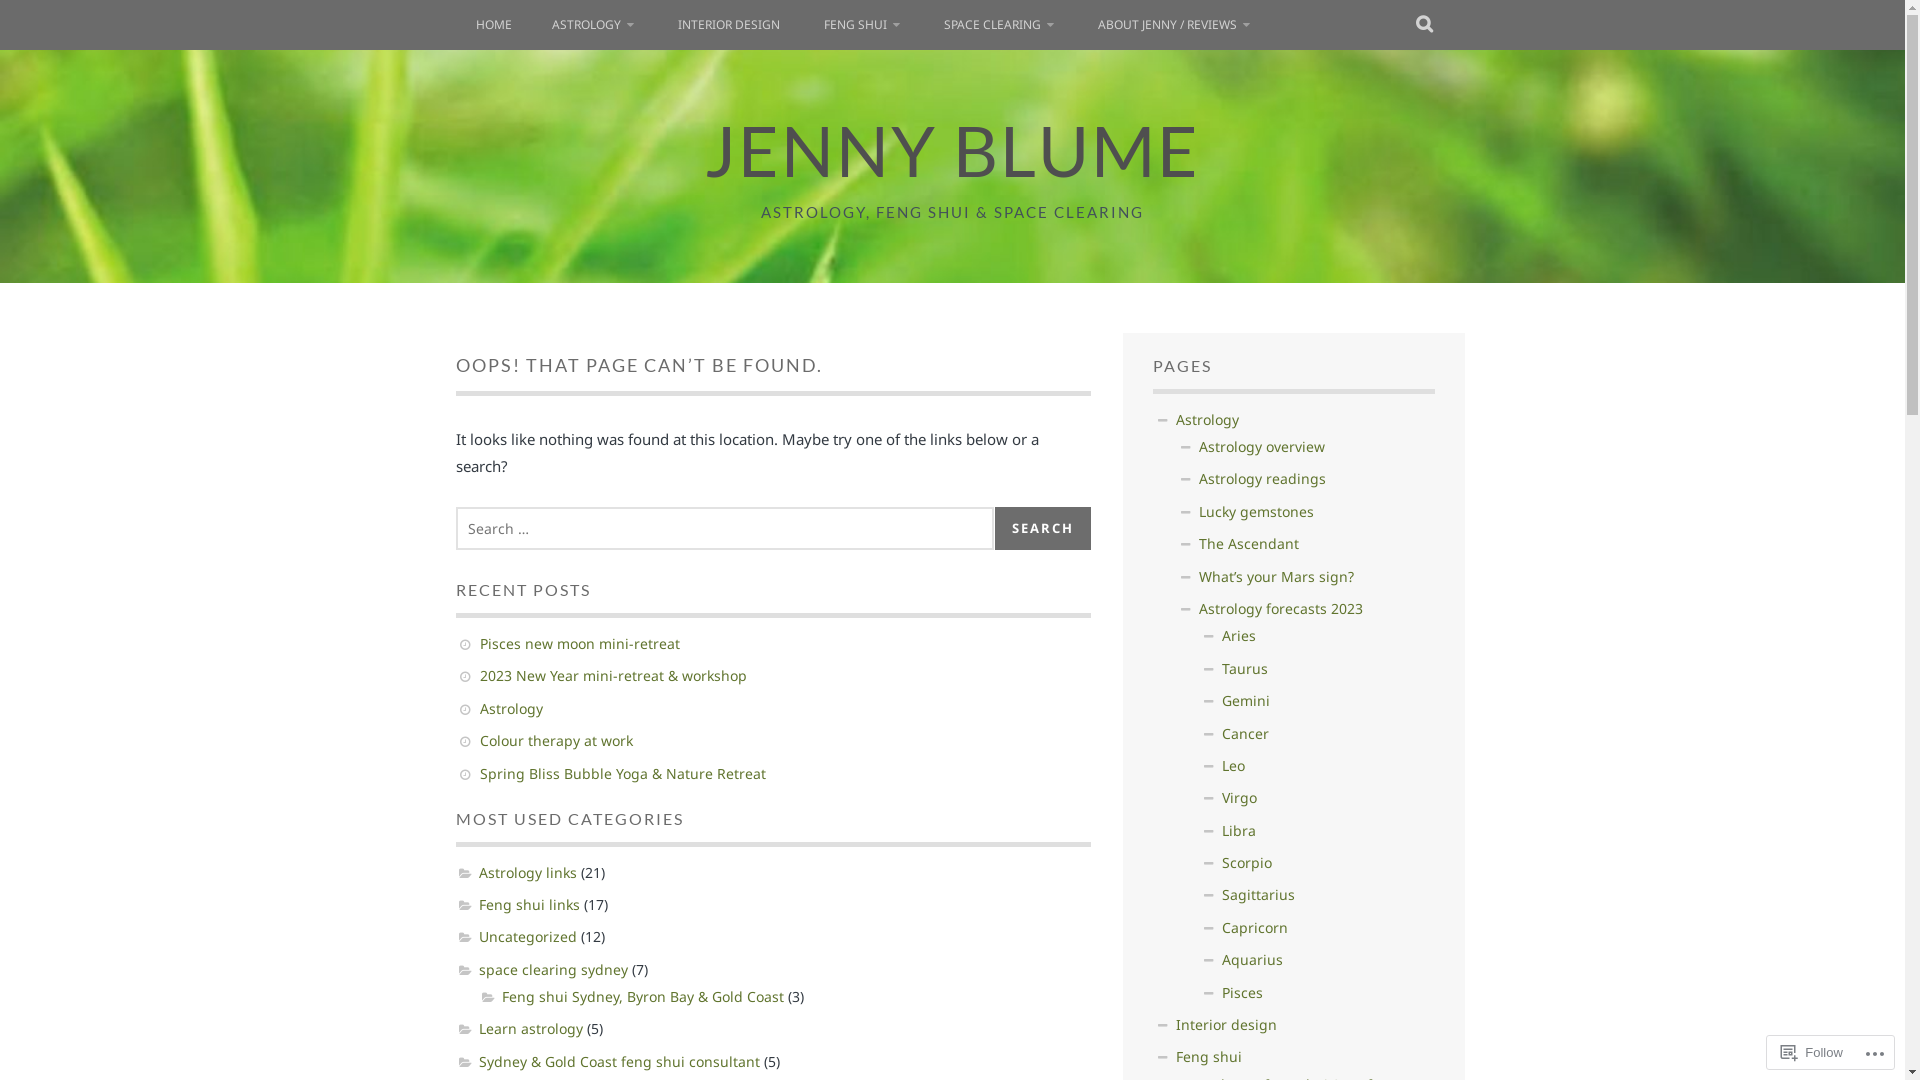 Image resolution: width=1920 pixels, height=1080 pixels. Describe the element at coordinates (643, 996) in the screenshot. I see `'Feng shui Sydney, Byron Bay & Gold Coast'` at that location.